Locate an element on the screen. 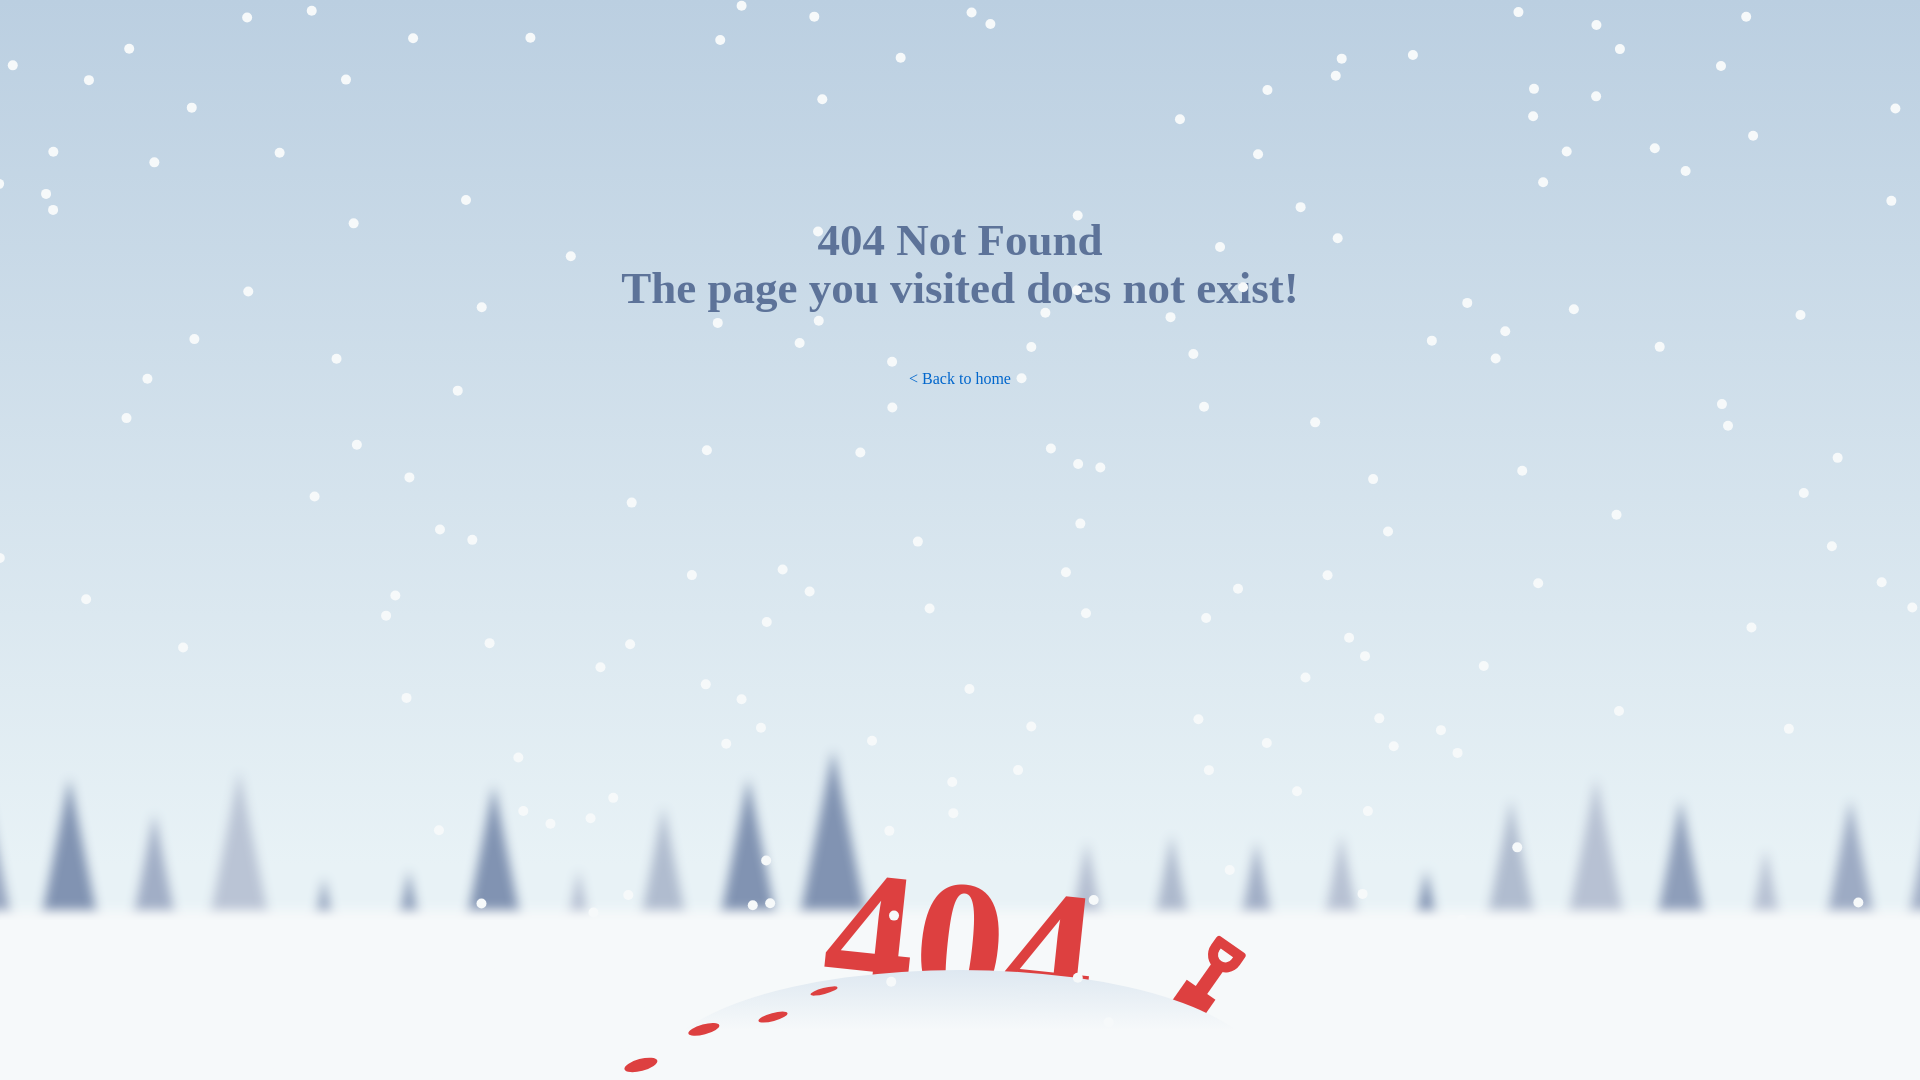 The width and height of the screenshot is (1920, 1080). '< Back to home' is located at coordinates (960, 378).